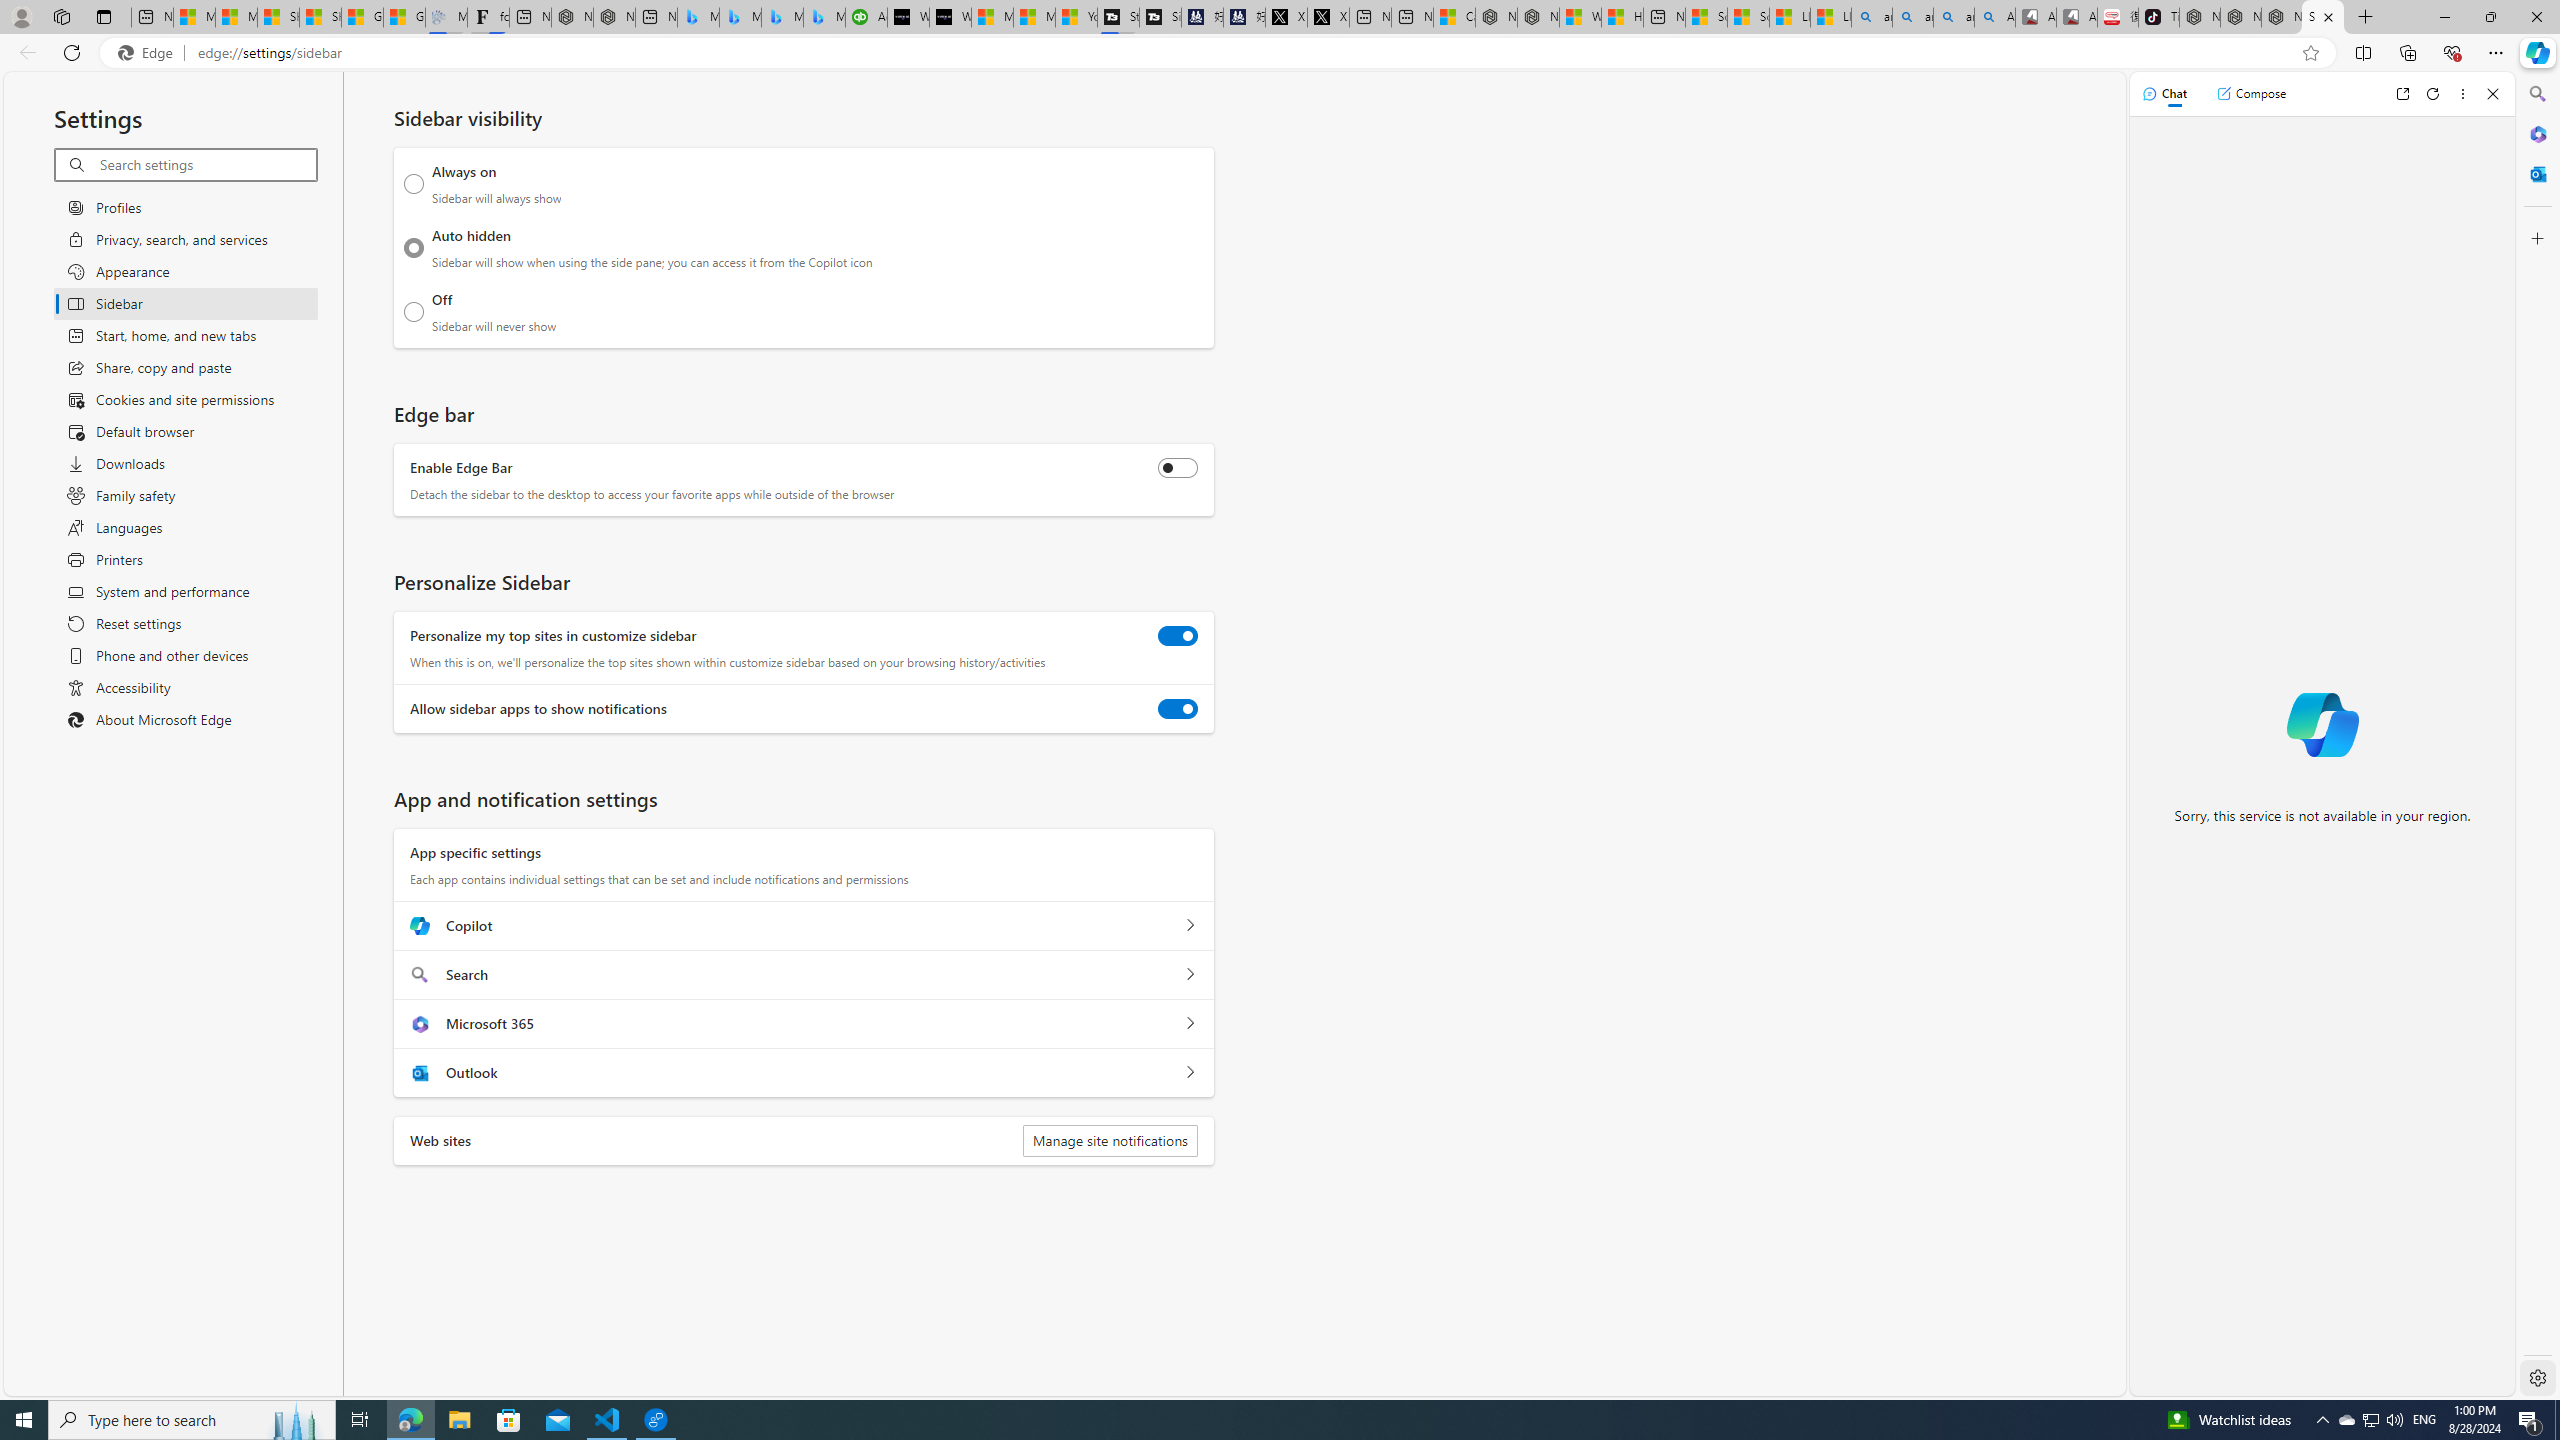 Image resolution: width=2560 pixels, height=1440 pixels. I want to click on 'Microsoft Bing Travel - Stays in Bangkok, Bangkok, Thailand', so click(741, 16).